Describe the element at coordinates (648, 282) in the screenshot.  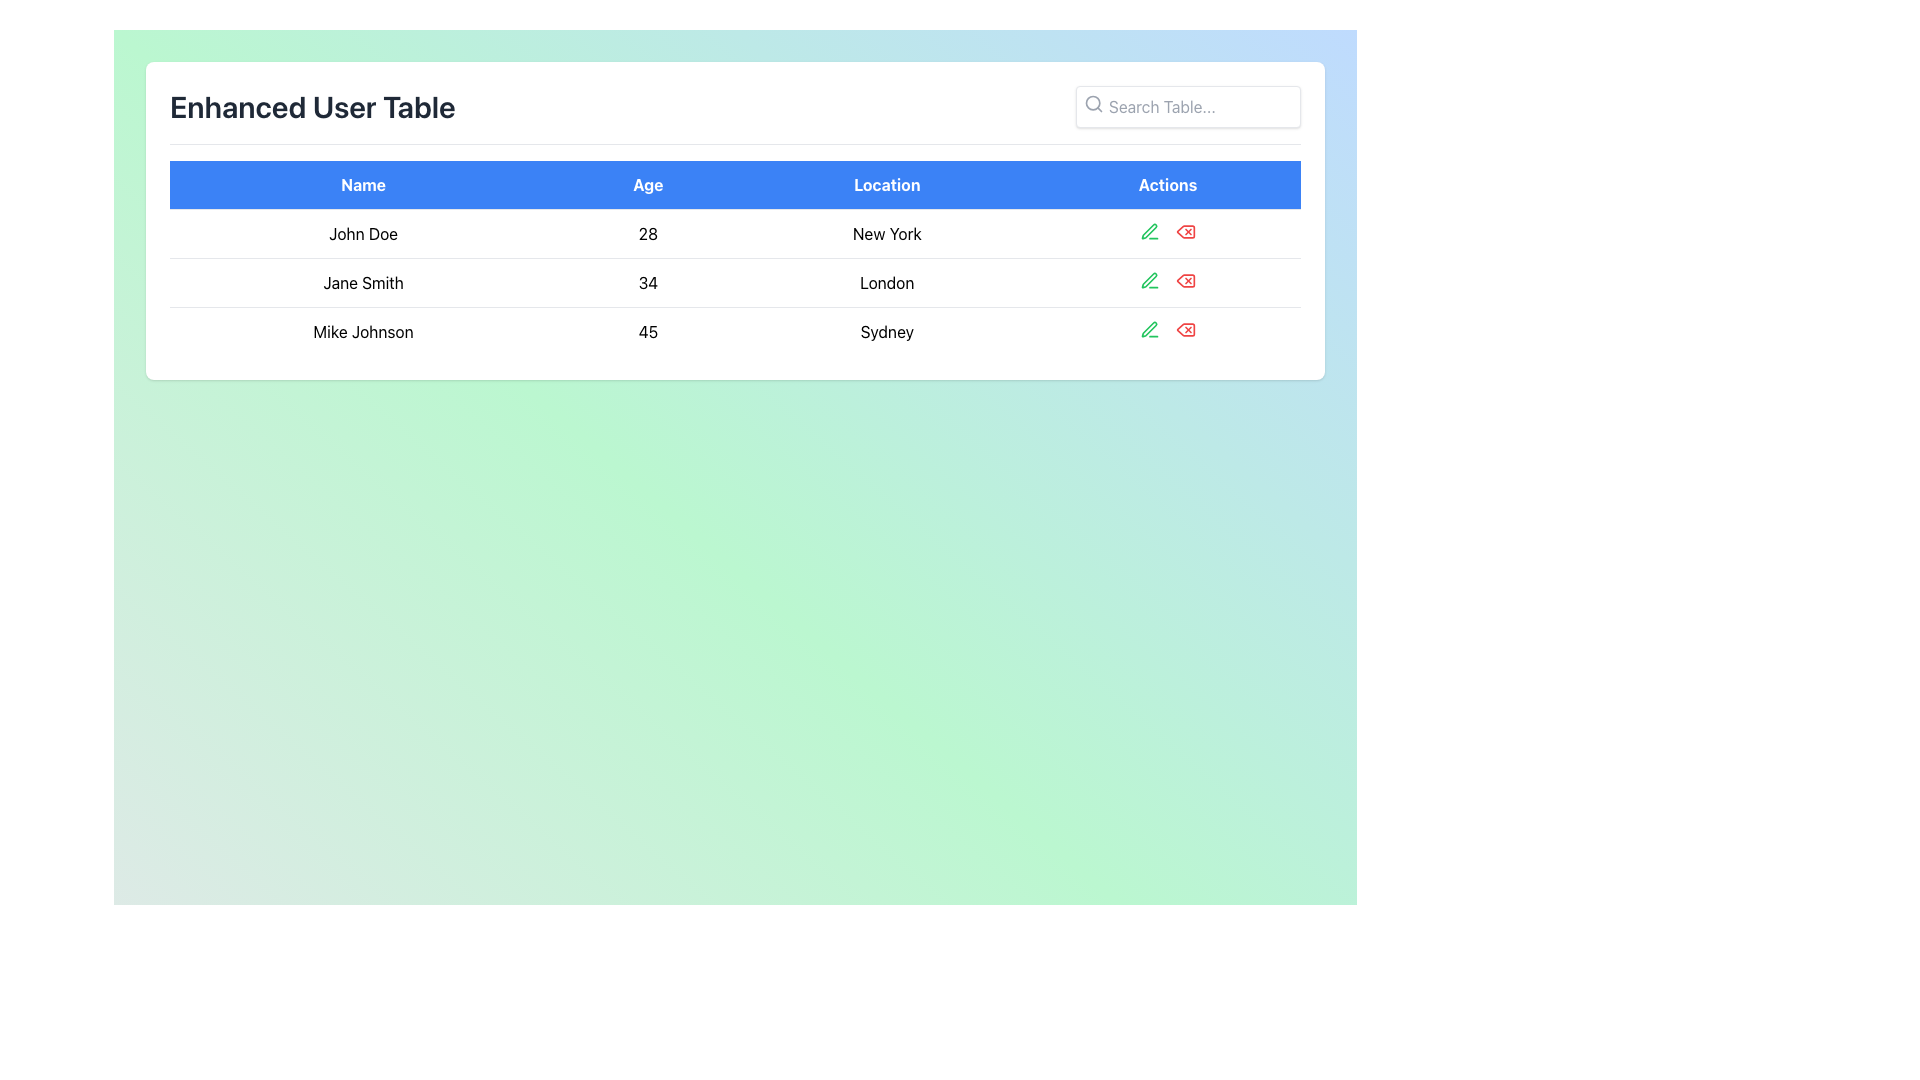
I see `numeric value displayed in the text-based UI element located in the second cell of the 'Age' column, which corresponds to 'Jane Smith'` at that location.